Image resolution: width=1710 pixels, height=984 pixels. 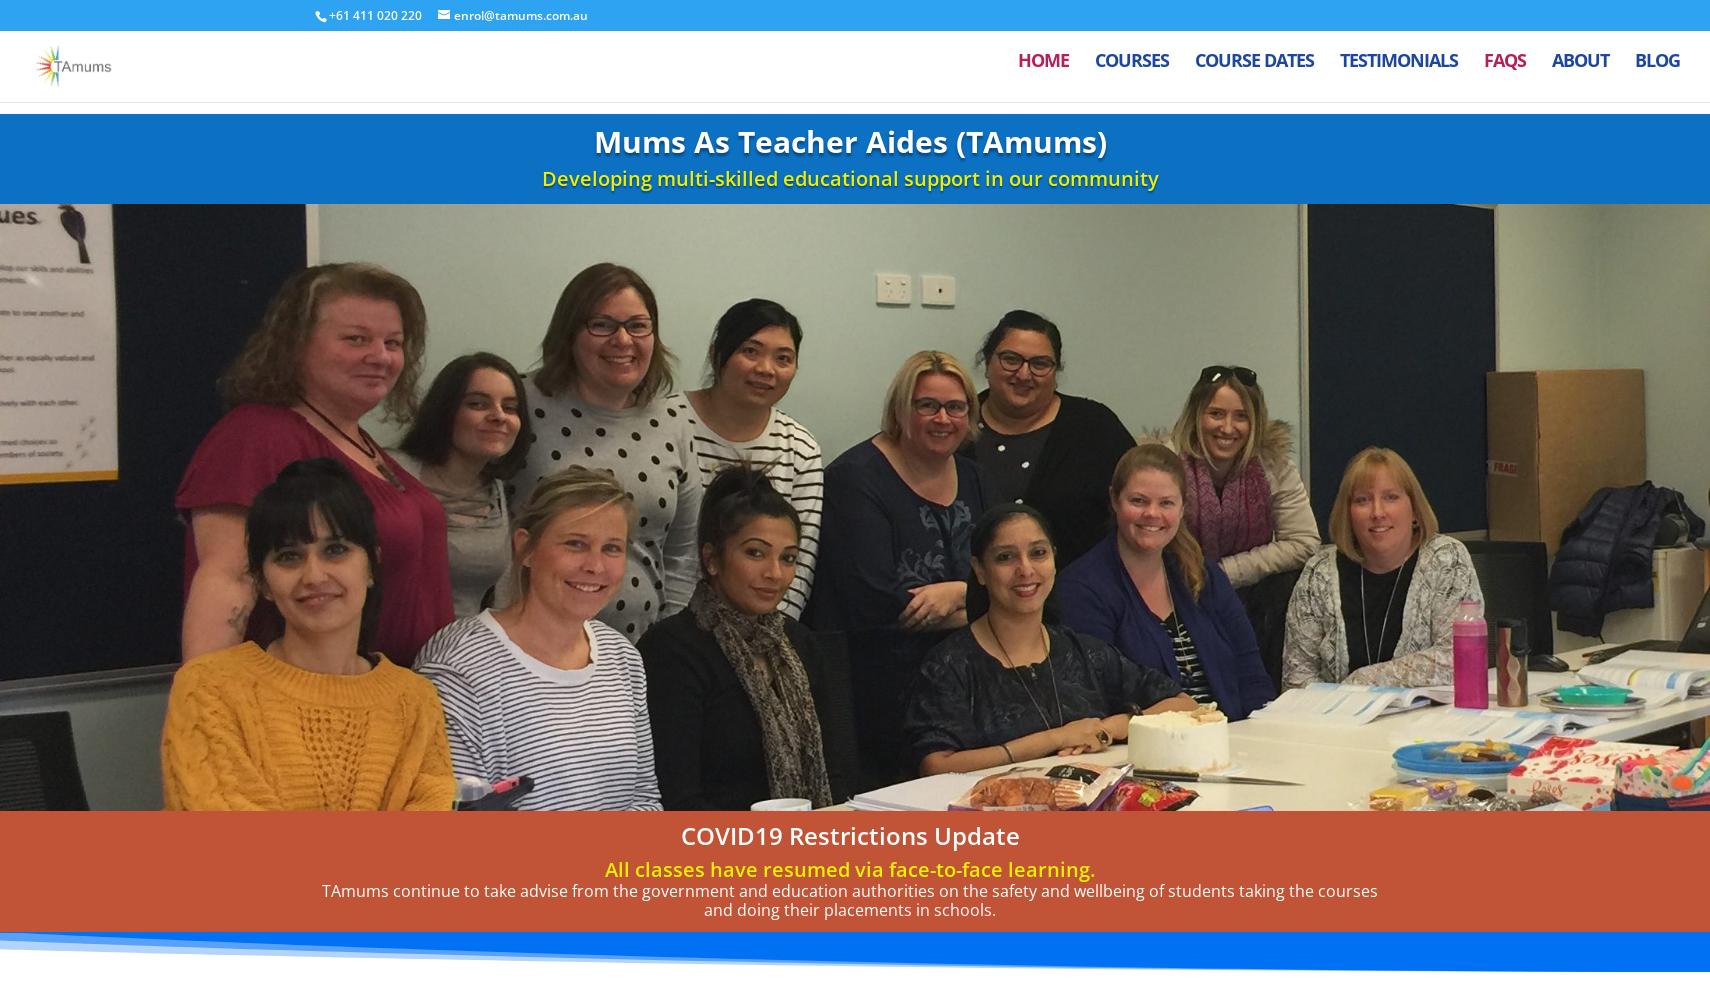 I want to click on 'FAQs', so click(x=1504, y=72).